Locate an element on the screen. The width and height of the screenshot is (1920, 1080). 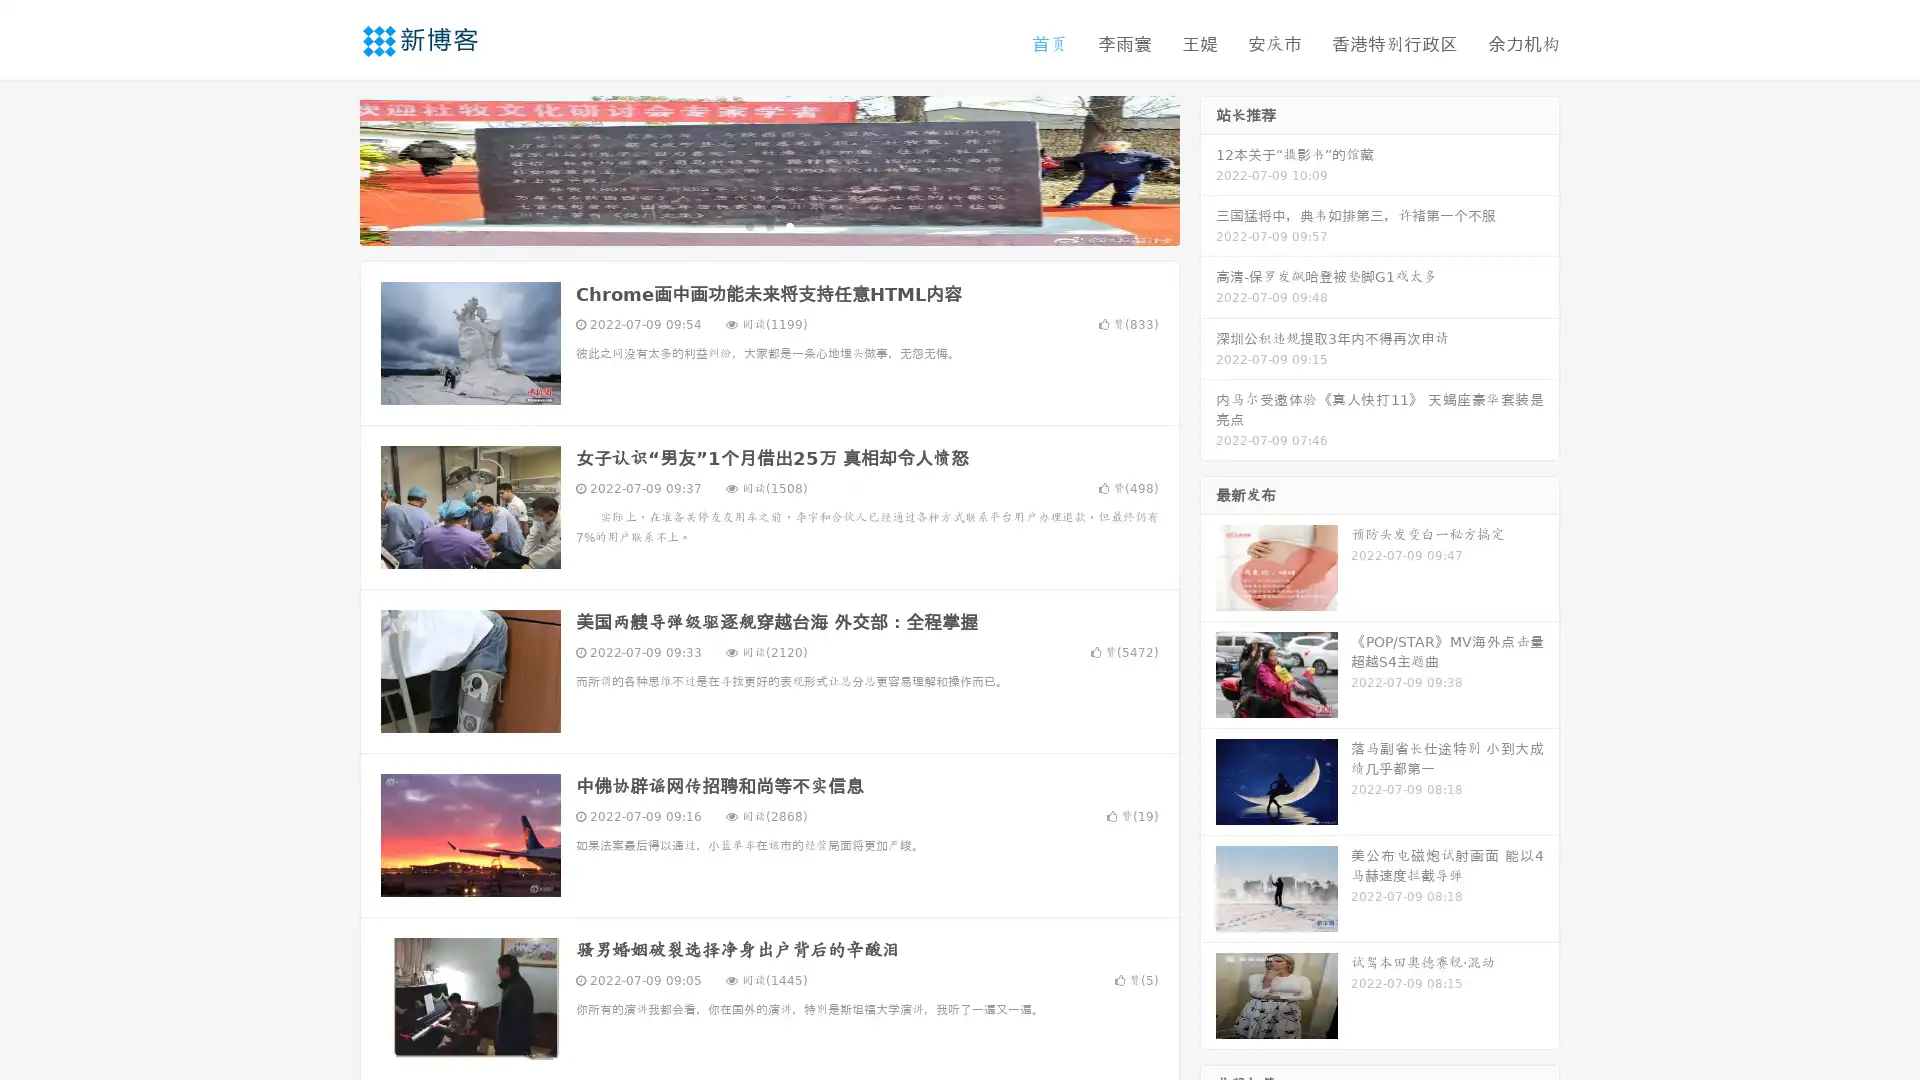
Next slide is located at coordinates (1208, 168).